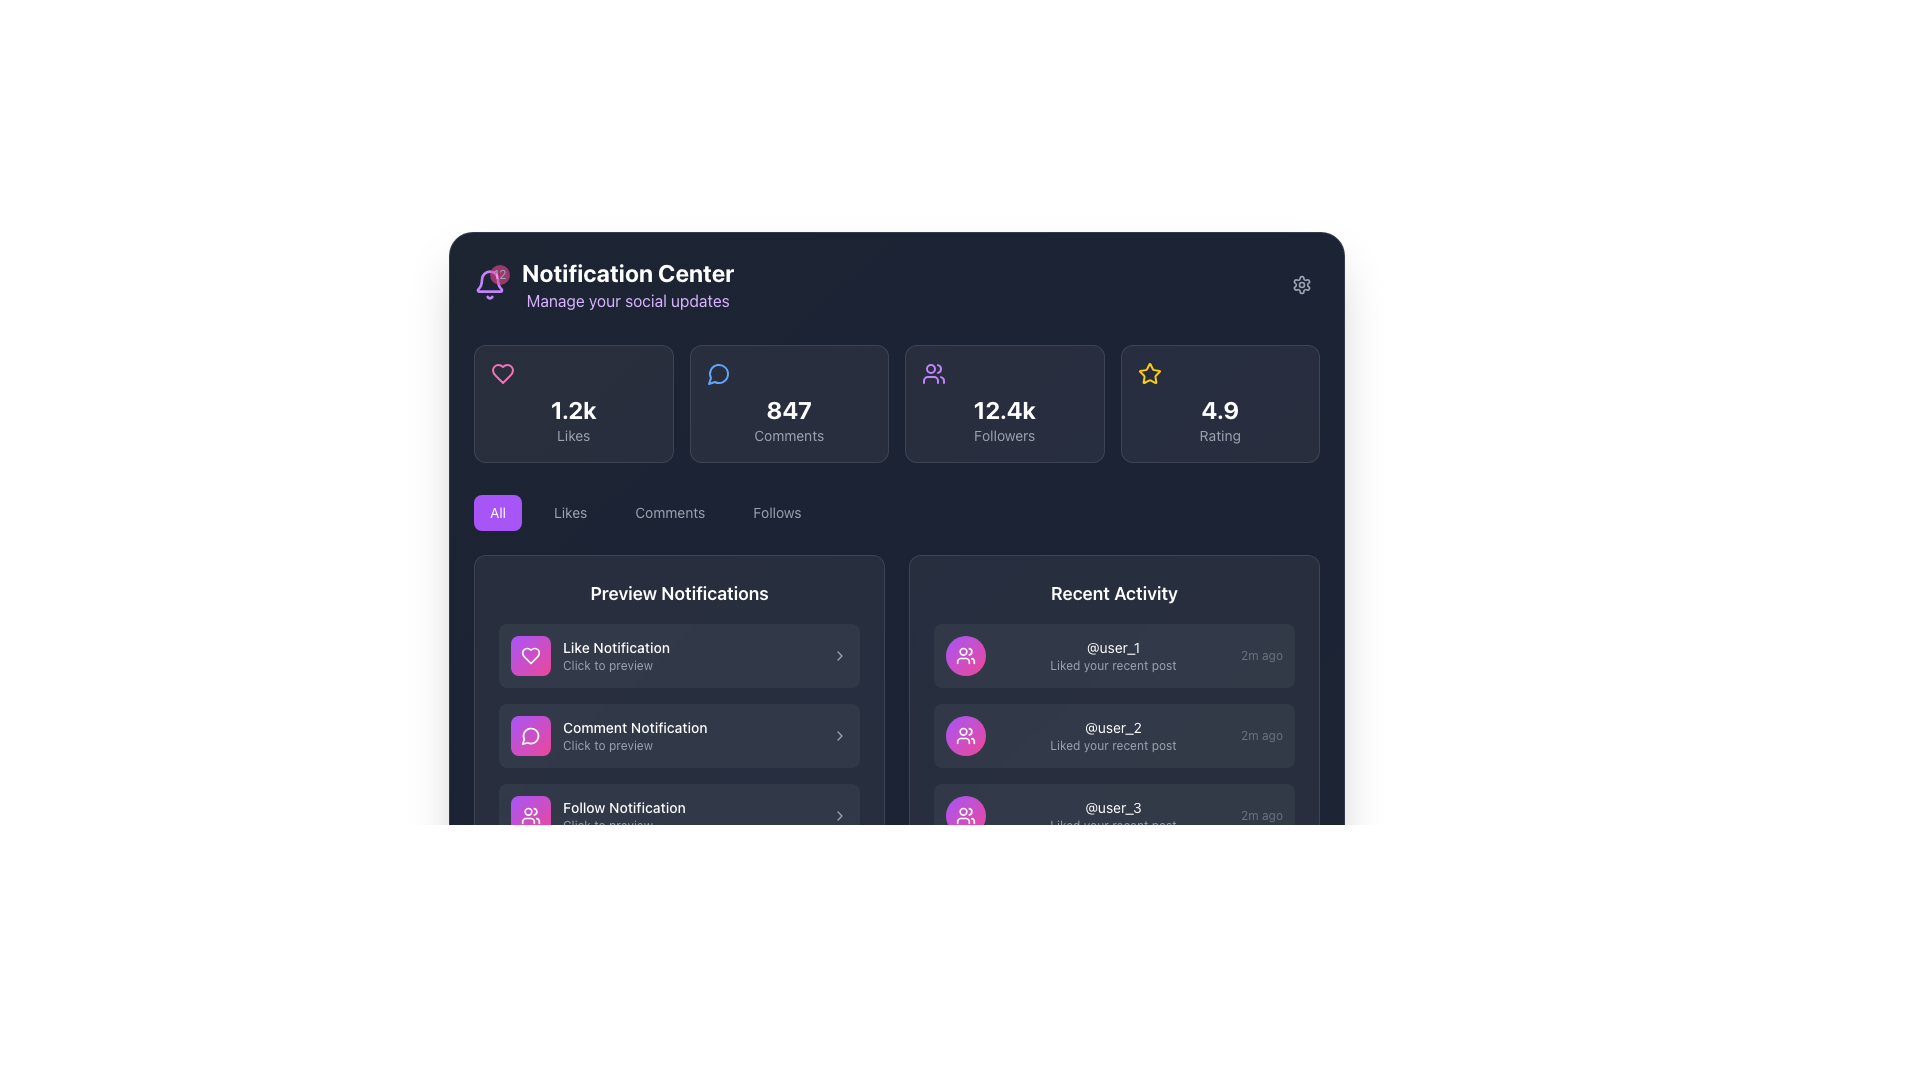 This screenshot has height=1080, width=1920. I want to click on the Notification Badge which indicates the number of unread notifications, located on the top-right corner of the notification bell icon, so click(499, 274).